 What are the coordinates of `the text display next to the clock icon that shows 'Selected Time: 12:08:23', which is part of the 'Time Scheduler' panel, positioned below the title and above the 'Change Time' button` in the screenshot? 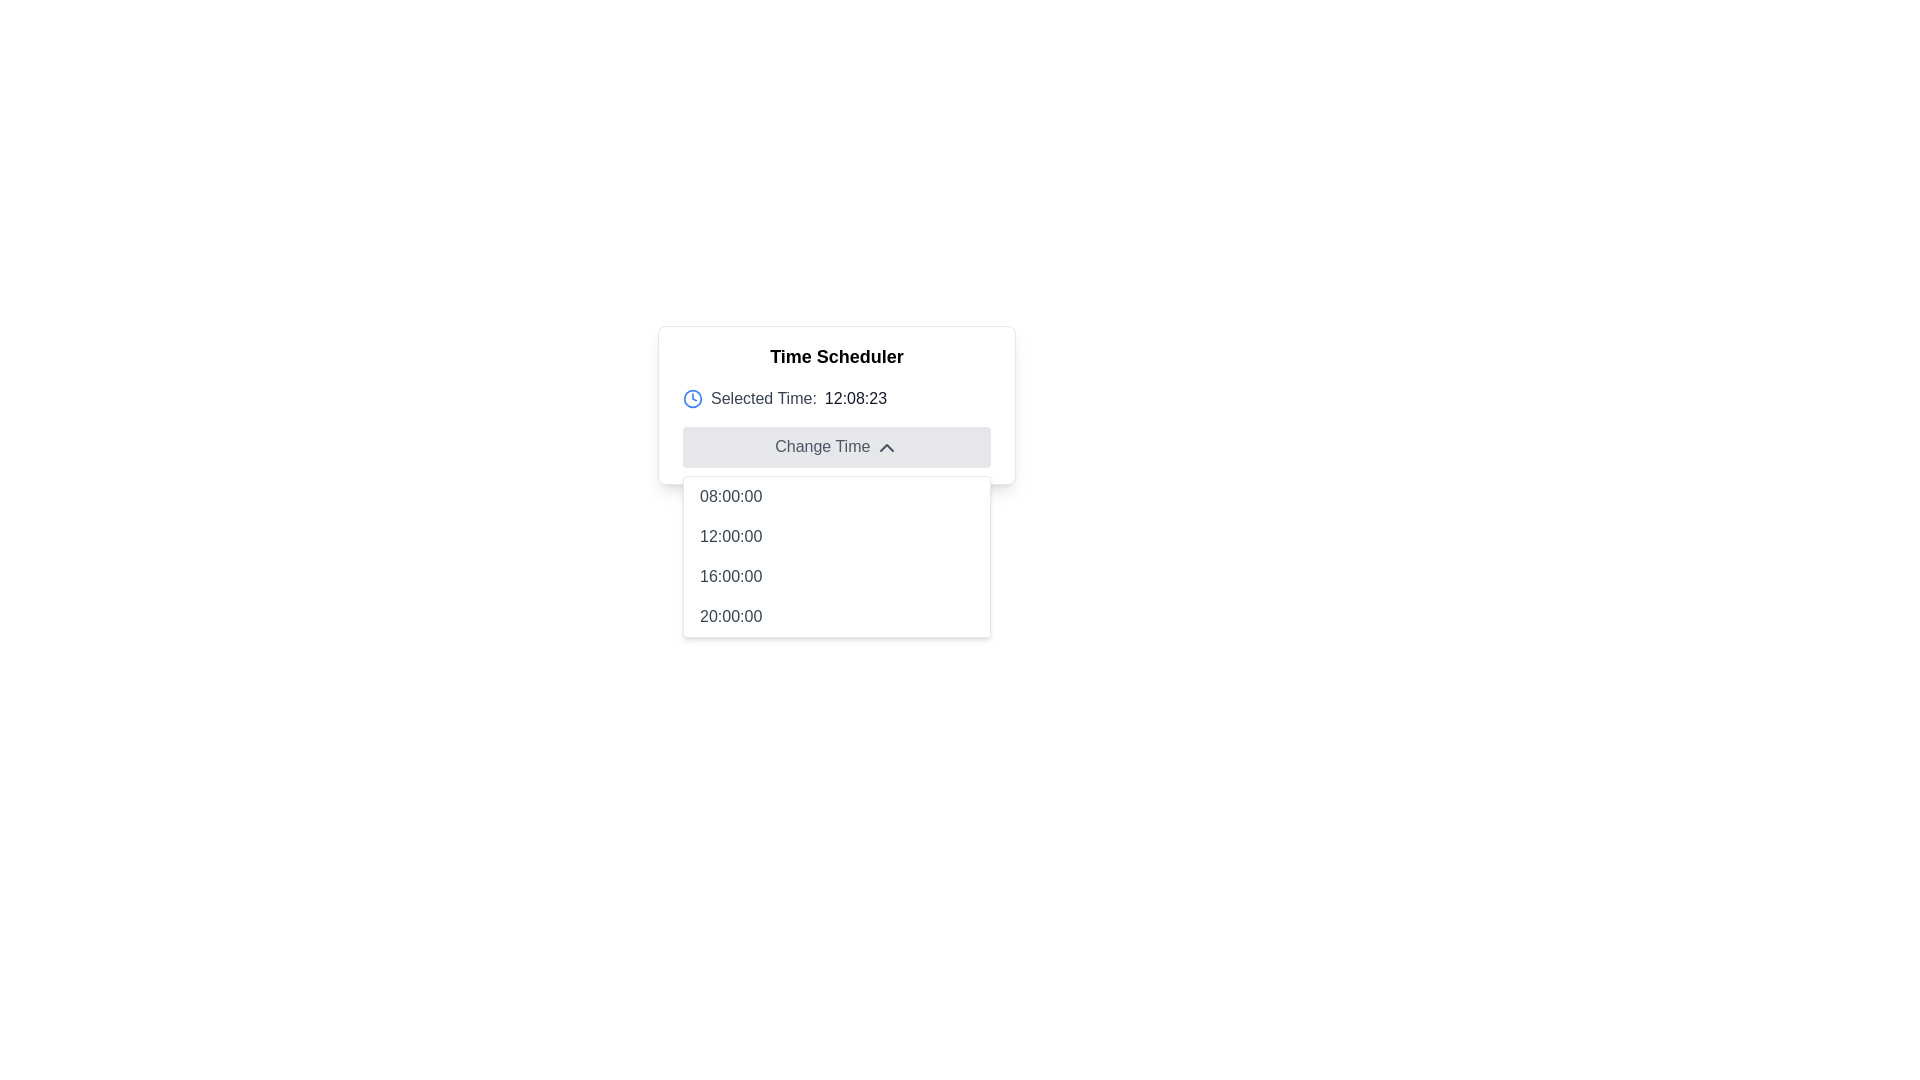 It's located at (836, 398).